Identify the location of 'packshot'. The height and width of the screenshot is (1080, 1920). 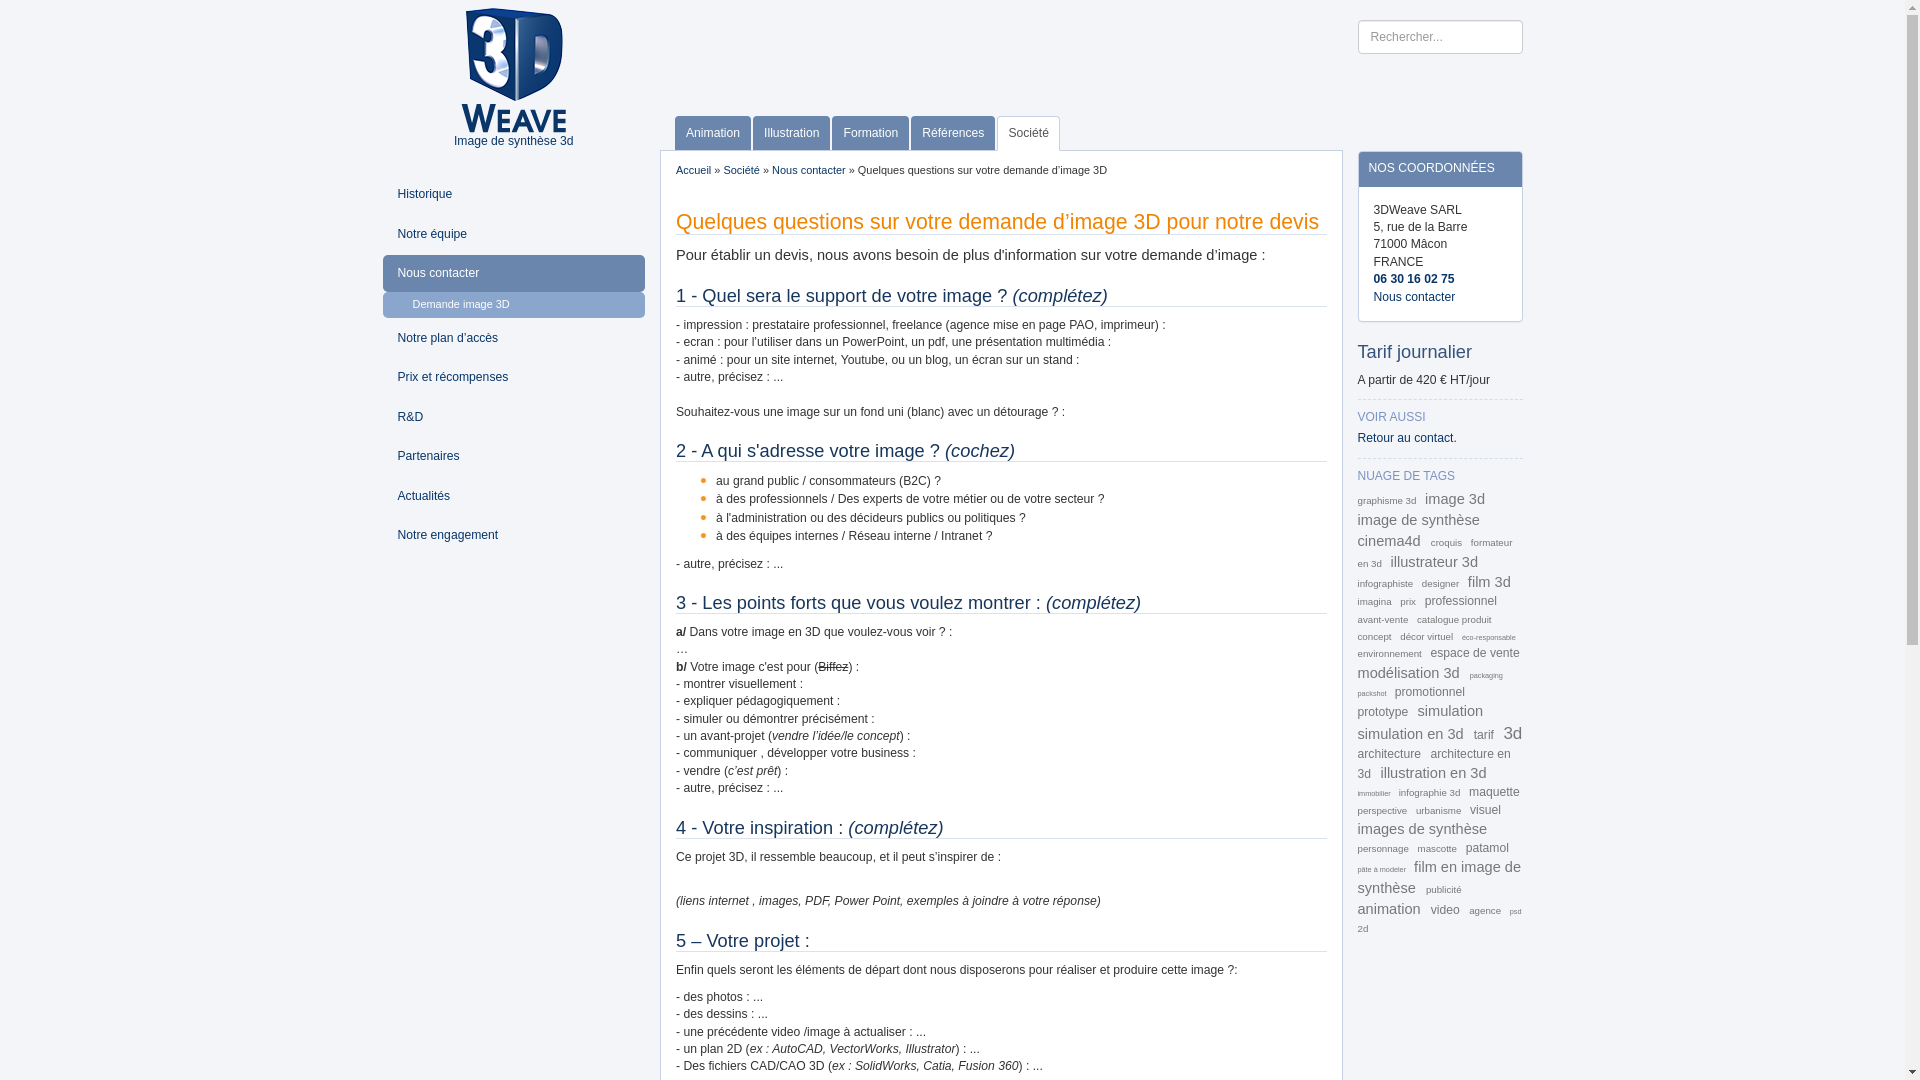
(1372, 692).